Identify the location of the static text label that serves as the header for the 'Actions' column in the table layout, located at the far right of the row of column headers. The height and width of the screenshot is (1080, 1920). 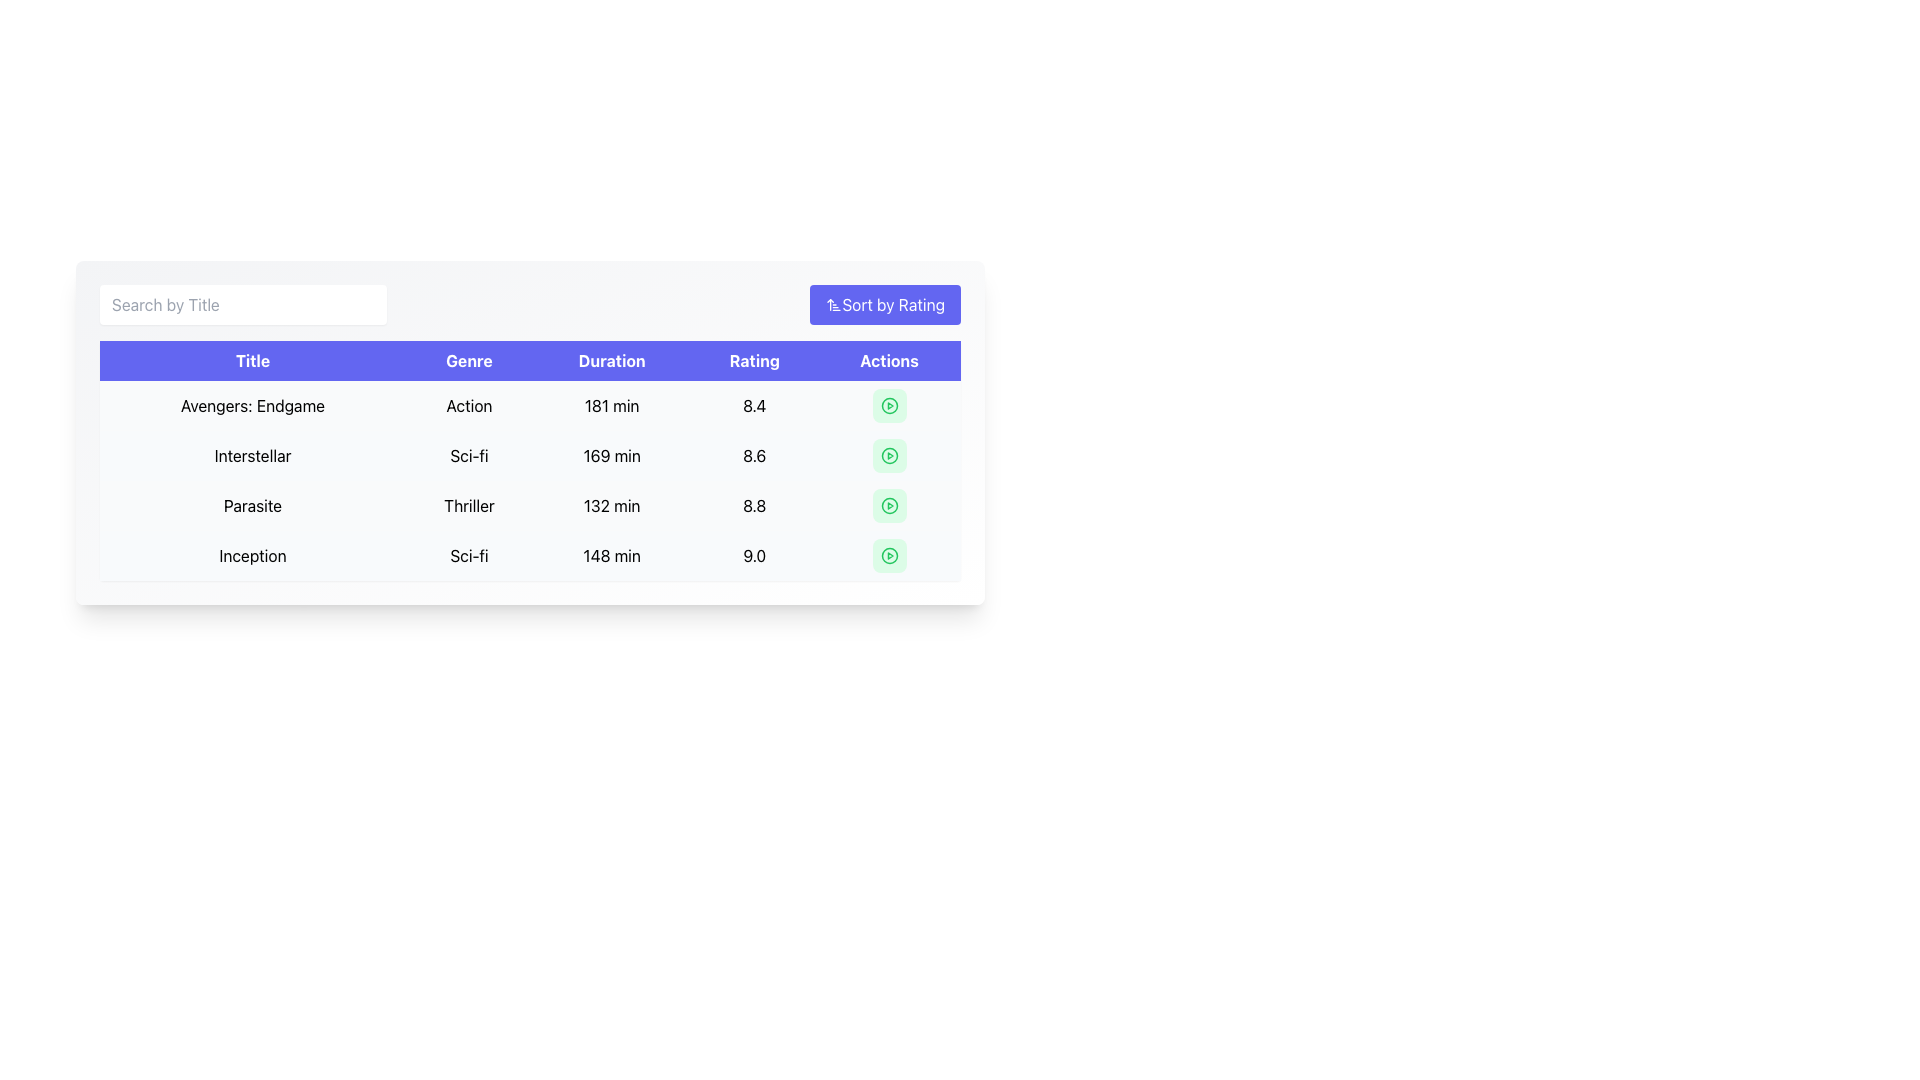
(888, 361).